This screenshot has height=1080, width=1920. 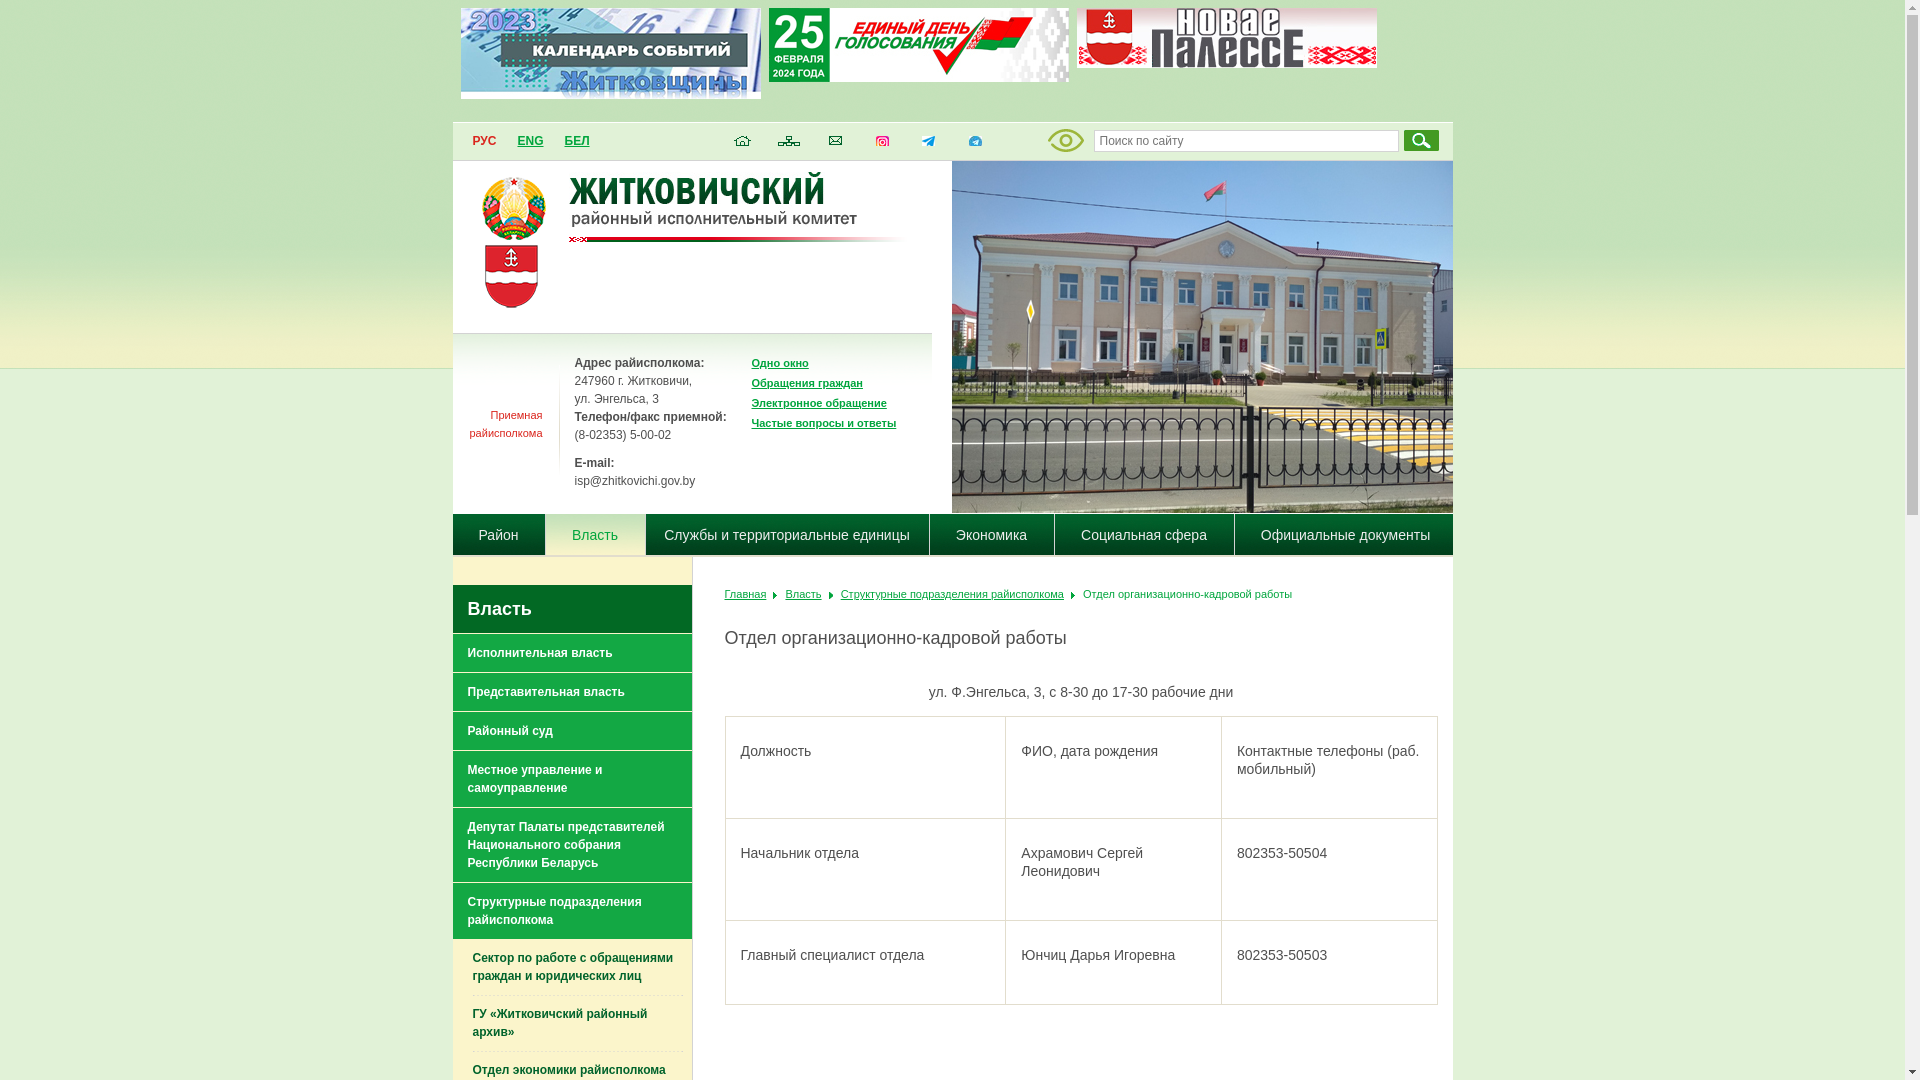 I want to click on 'instagram', so click(x=881, y=145).